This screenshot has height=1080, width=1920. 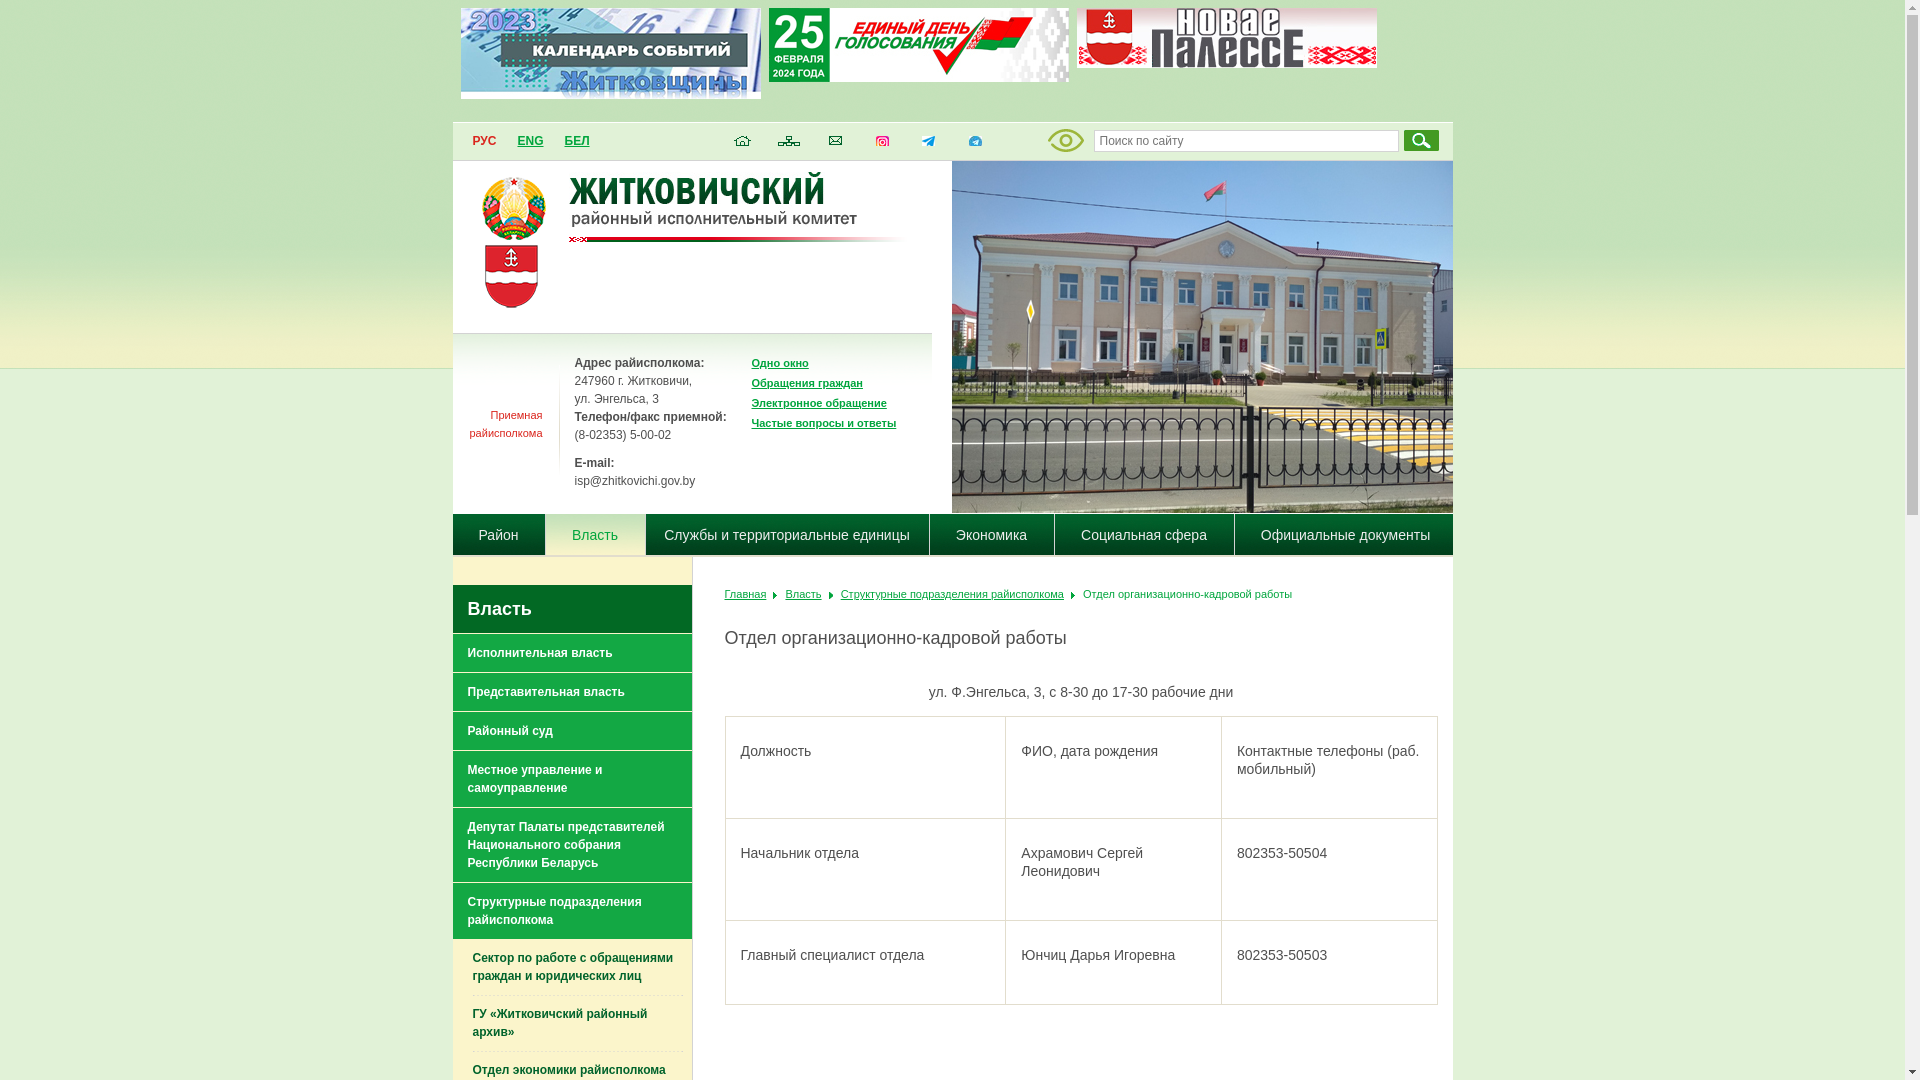 I want to click on 'instagram', so click(x=881, y=145).